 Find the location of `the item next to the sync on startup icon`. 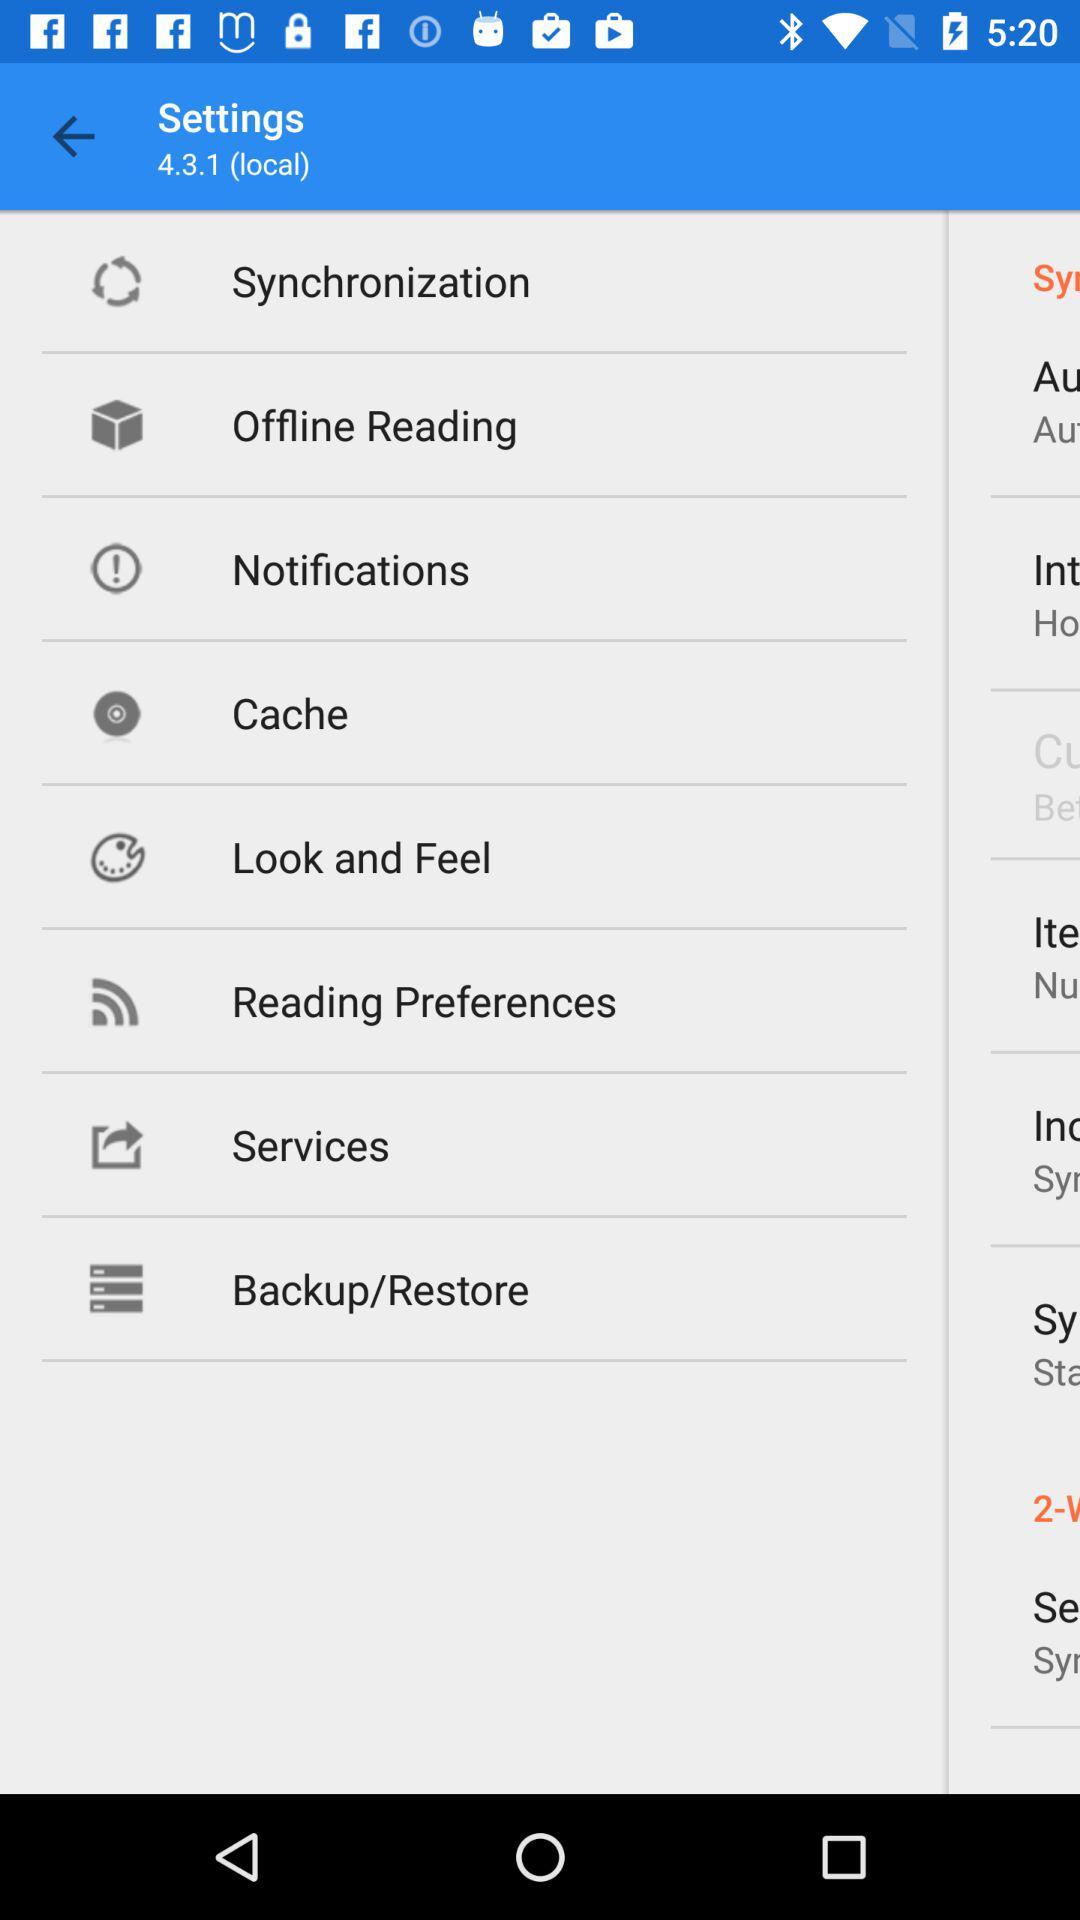

the item next to the sync on startup icon is located at coordinates (380, 1288).